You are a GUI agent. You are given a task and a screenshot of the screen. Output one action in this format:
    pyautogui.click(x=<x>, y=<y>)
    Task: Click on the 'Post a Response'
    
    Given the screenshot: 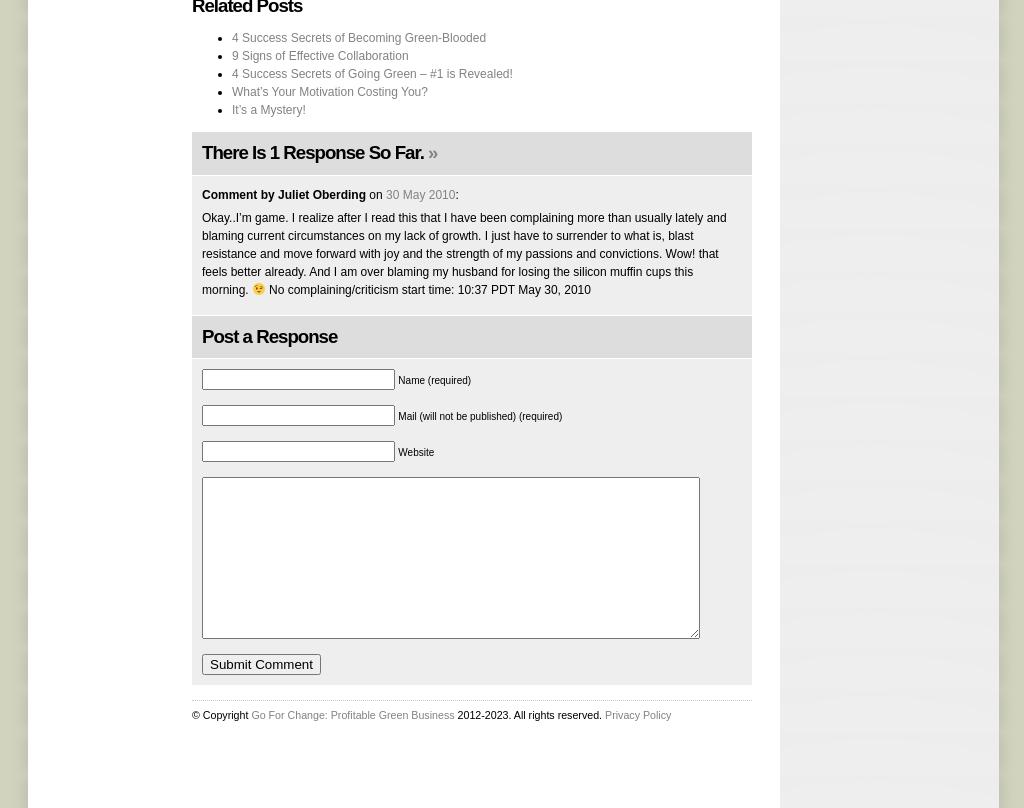 What is the action you would take?
    pyautogui.click(x=269, y=334)
    